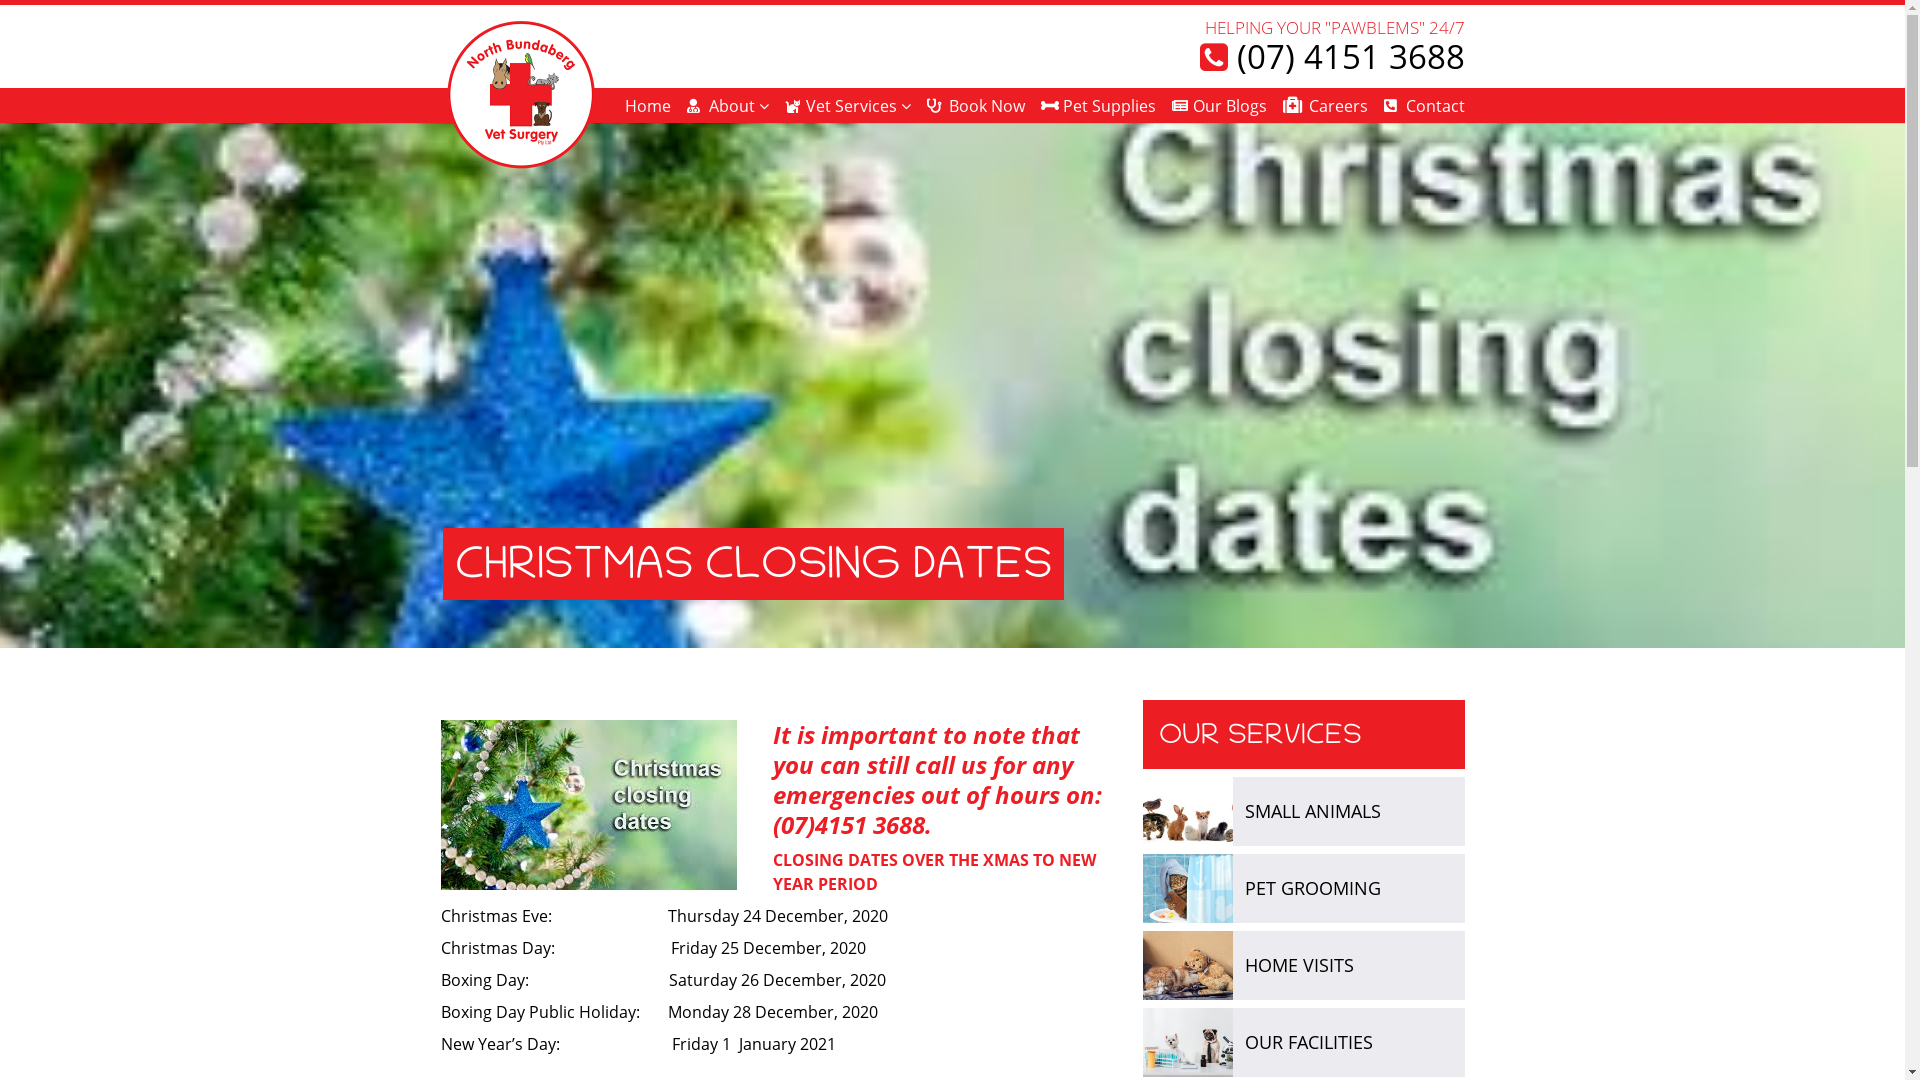  Describe the element at coordinates (848, 105) in the screenshot. I see `'Vet Services'` at that location.